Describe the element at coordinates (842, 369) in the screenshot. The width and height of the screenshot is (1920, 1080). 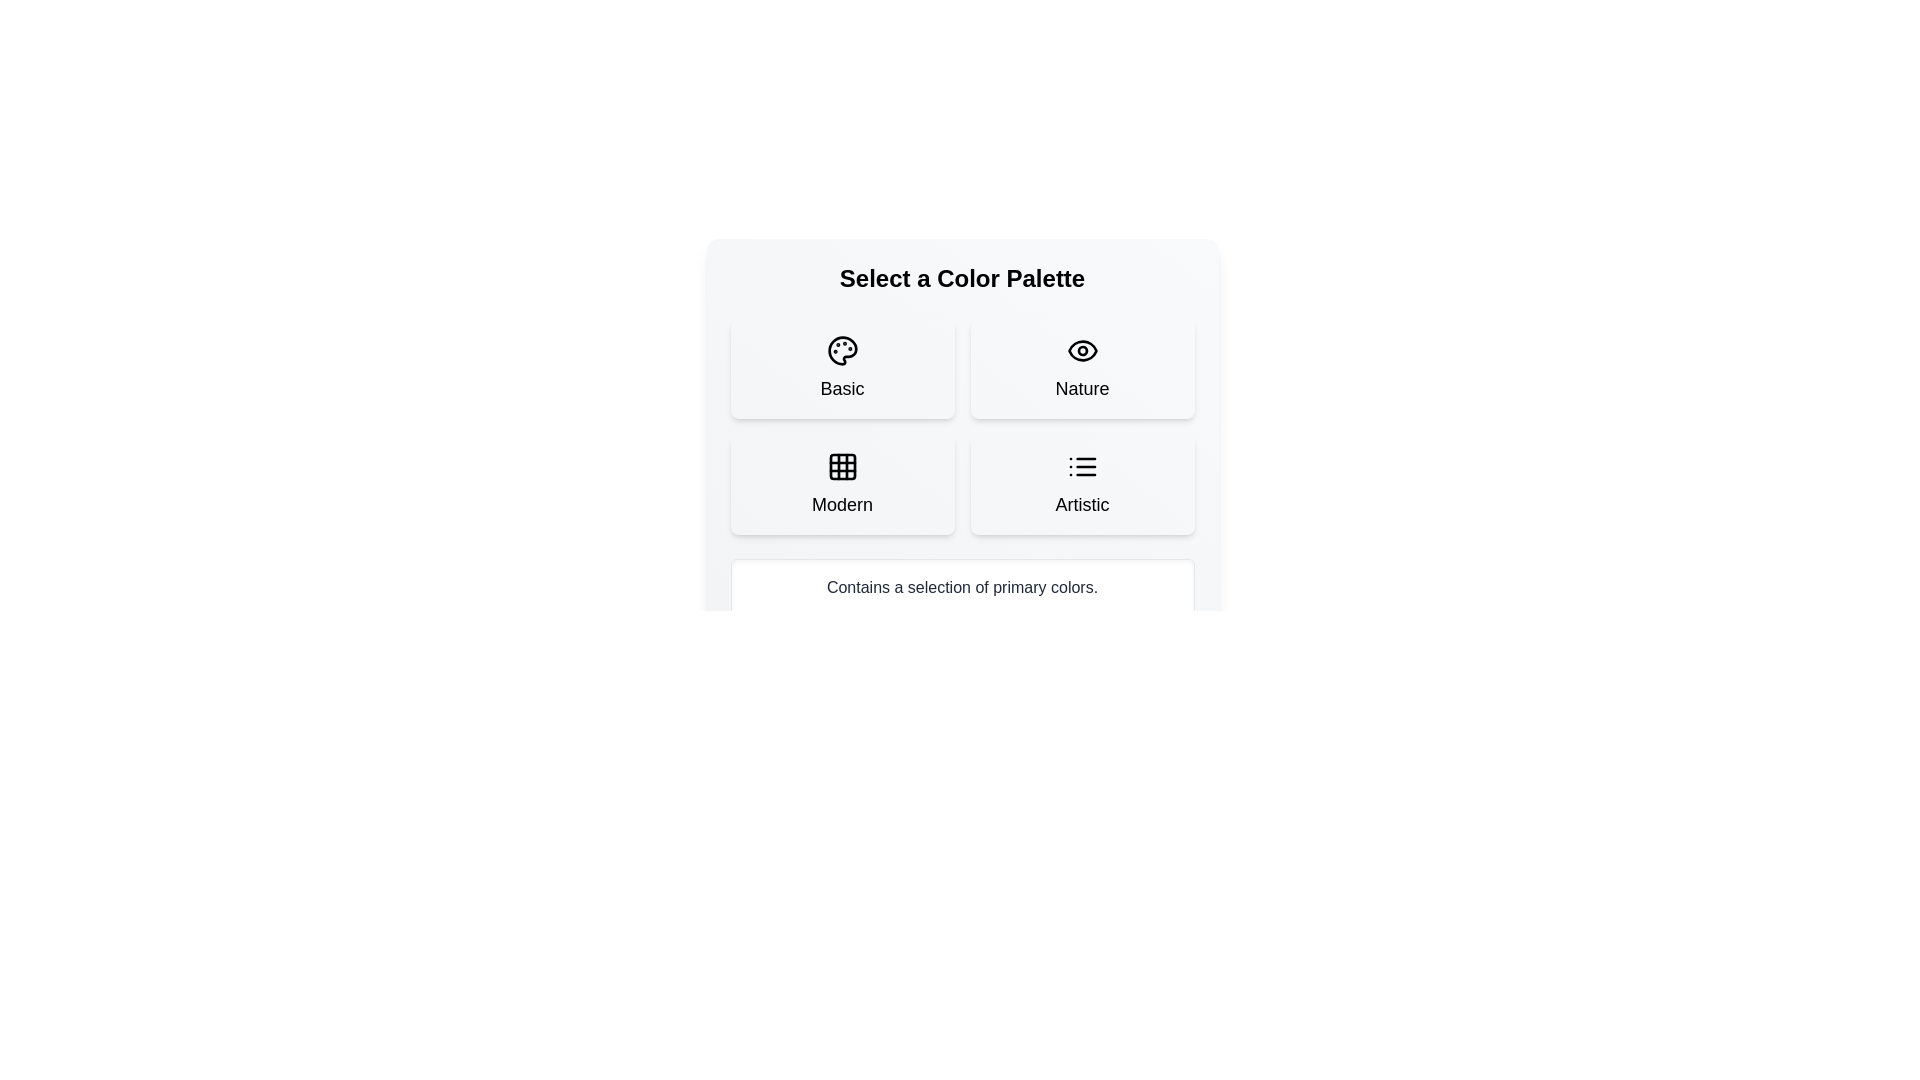
I see `the palette button for Basic` at that location.